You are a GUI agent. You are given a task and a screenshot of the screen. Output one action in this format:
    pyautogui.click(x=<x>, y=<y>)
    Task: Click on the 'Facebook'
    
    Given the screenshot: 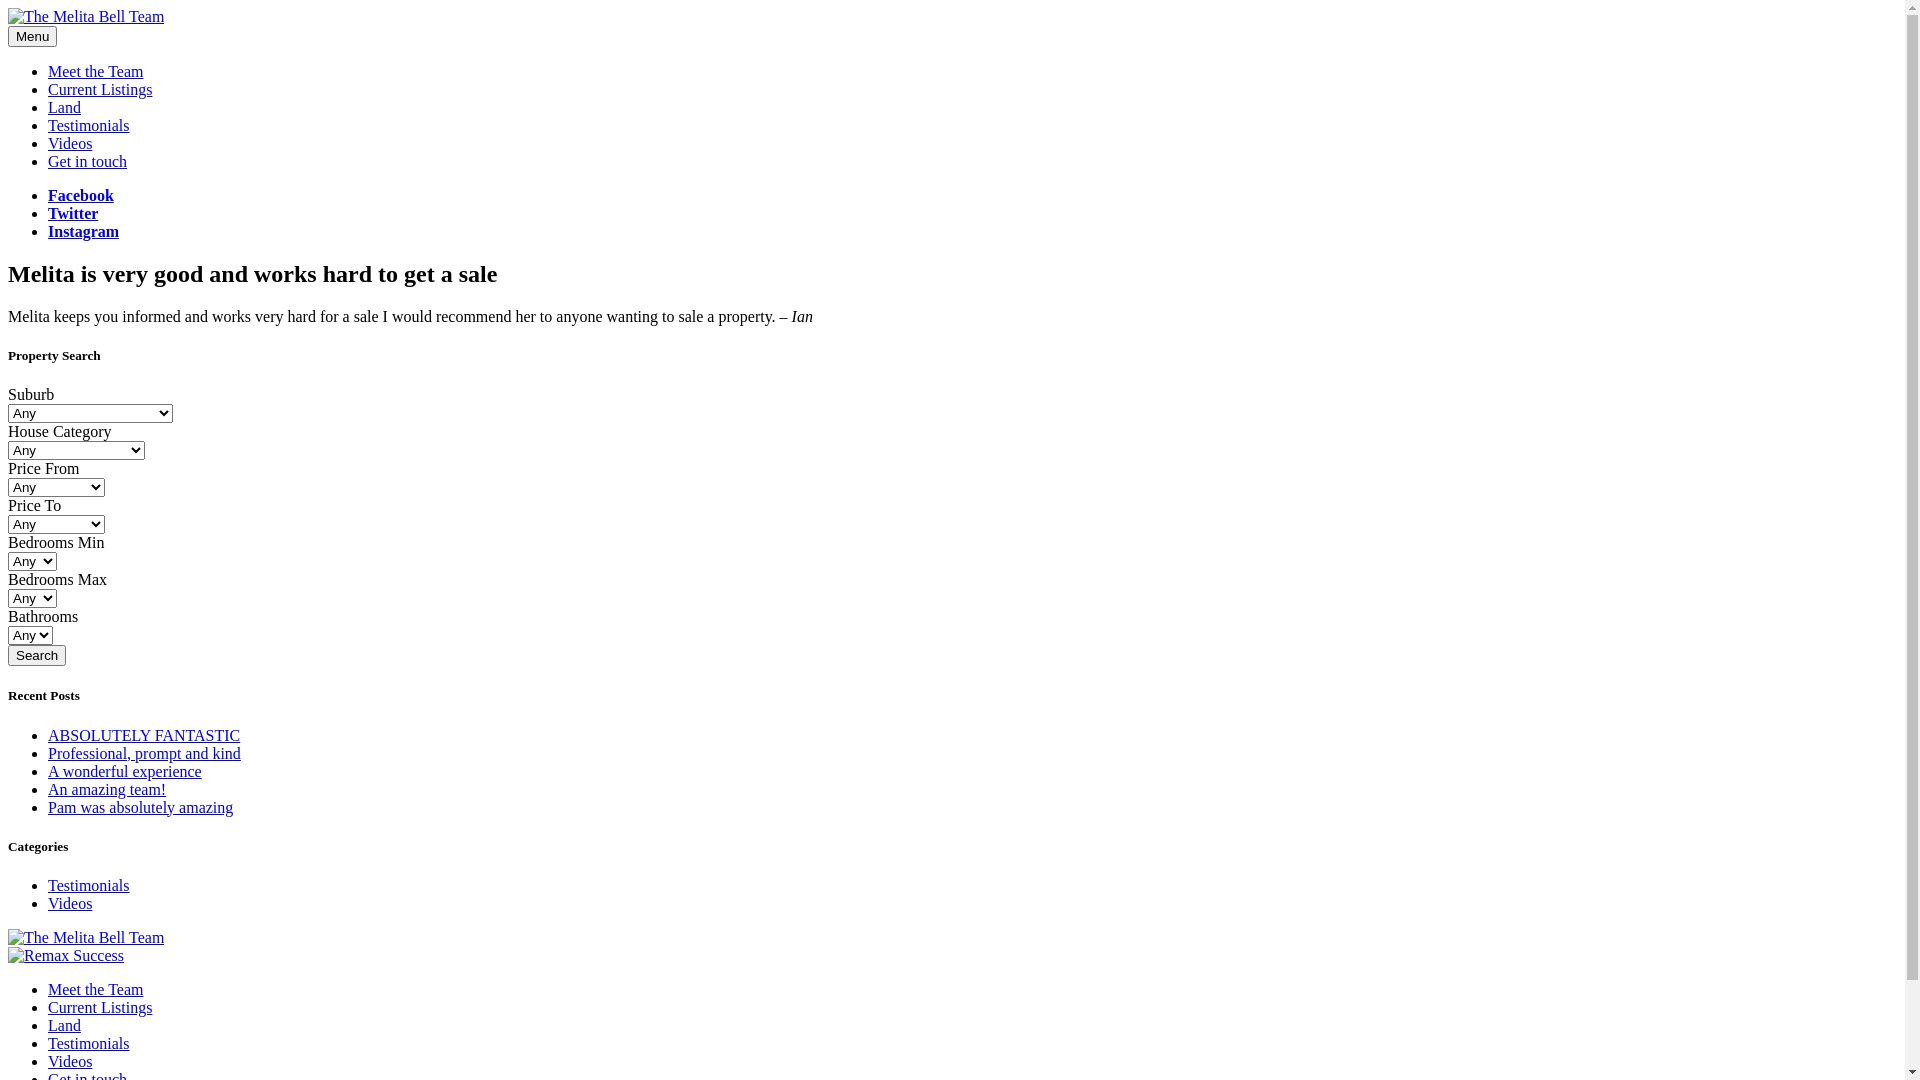 What is the action you would take?
    pyautogui.click(x=80, y=195)
    